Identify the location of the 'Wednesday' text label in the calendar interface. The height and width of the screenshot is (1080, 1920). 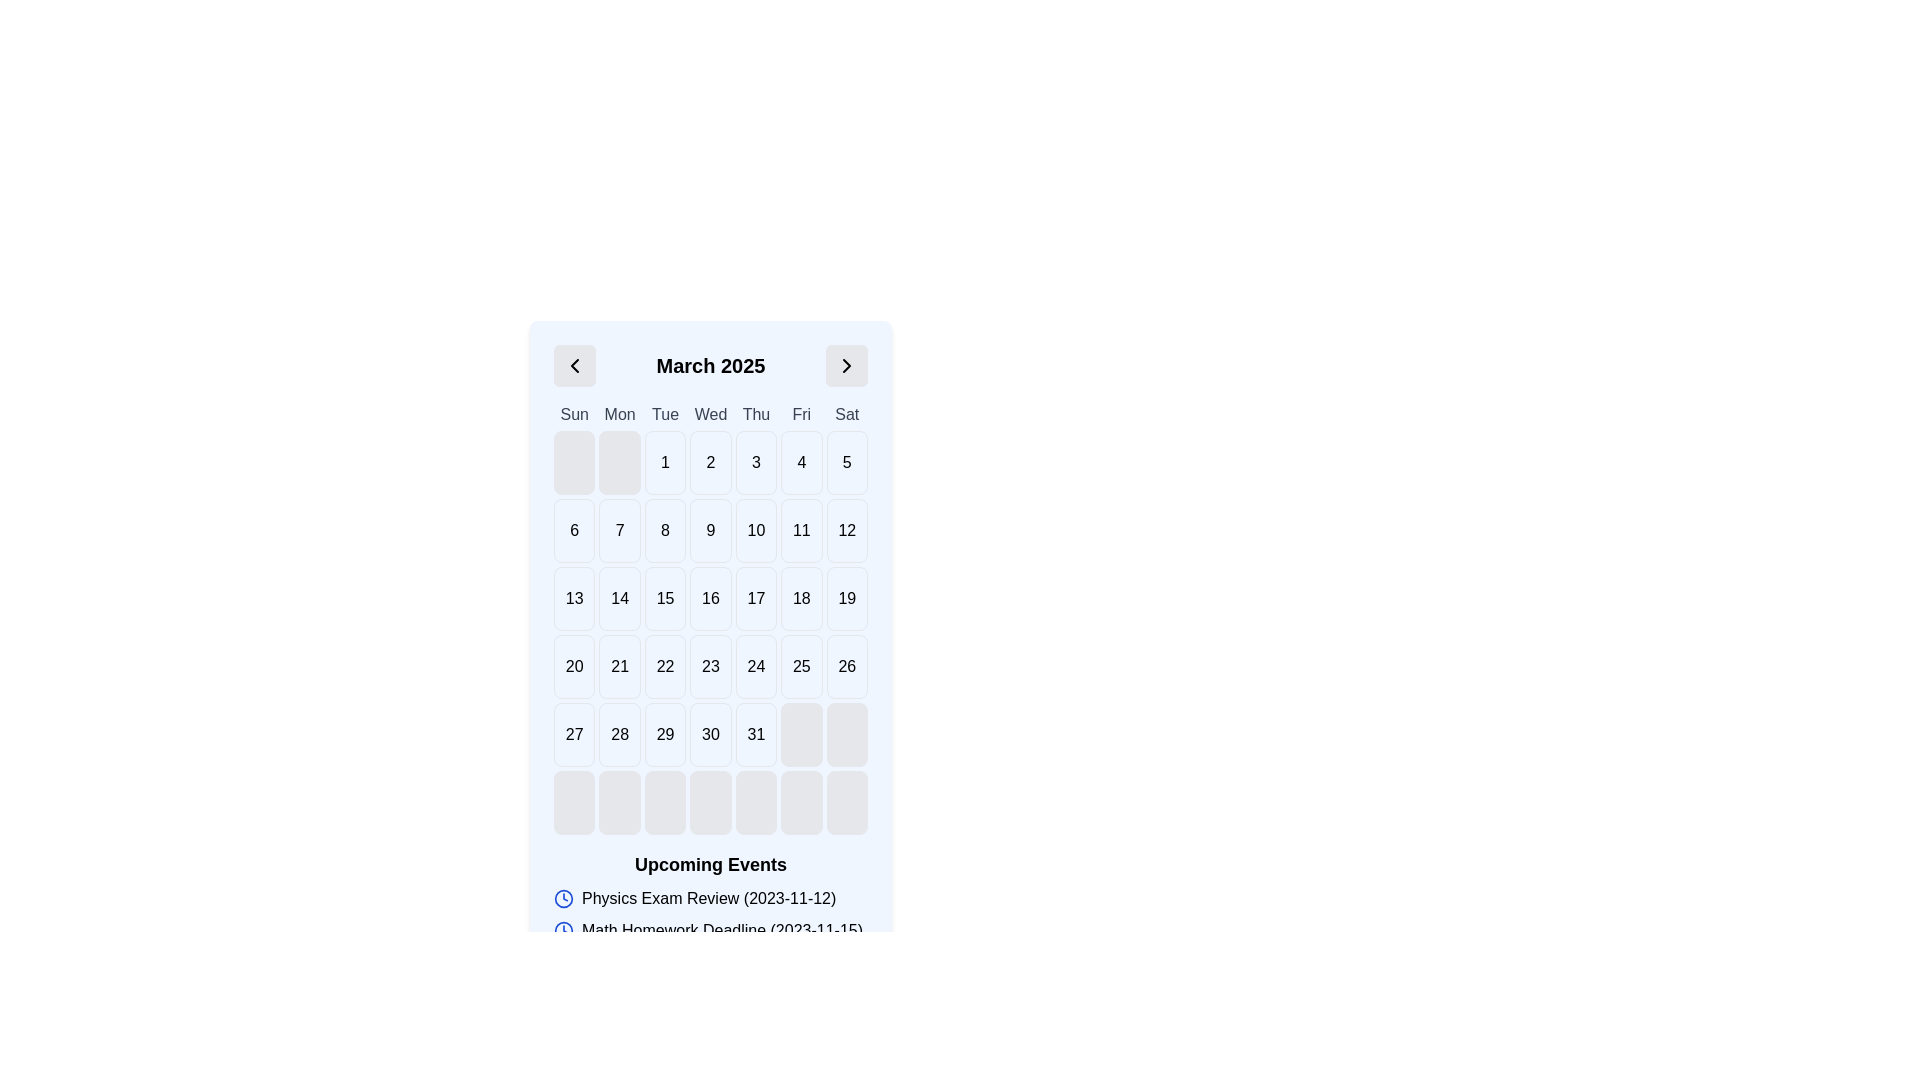
(710, 414).